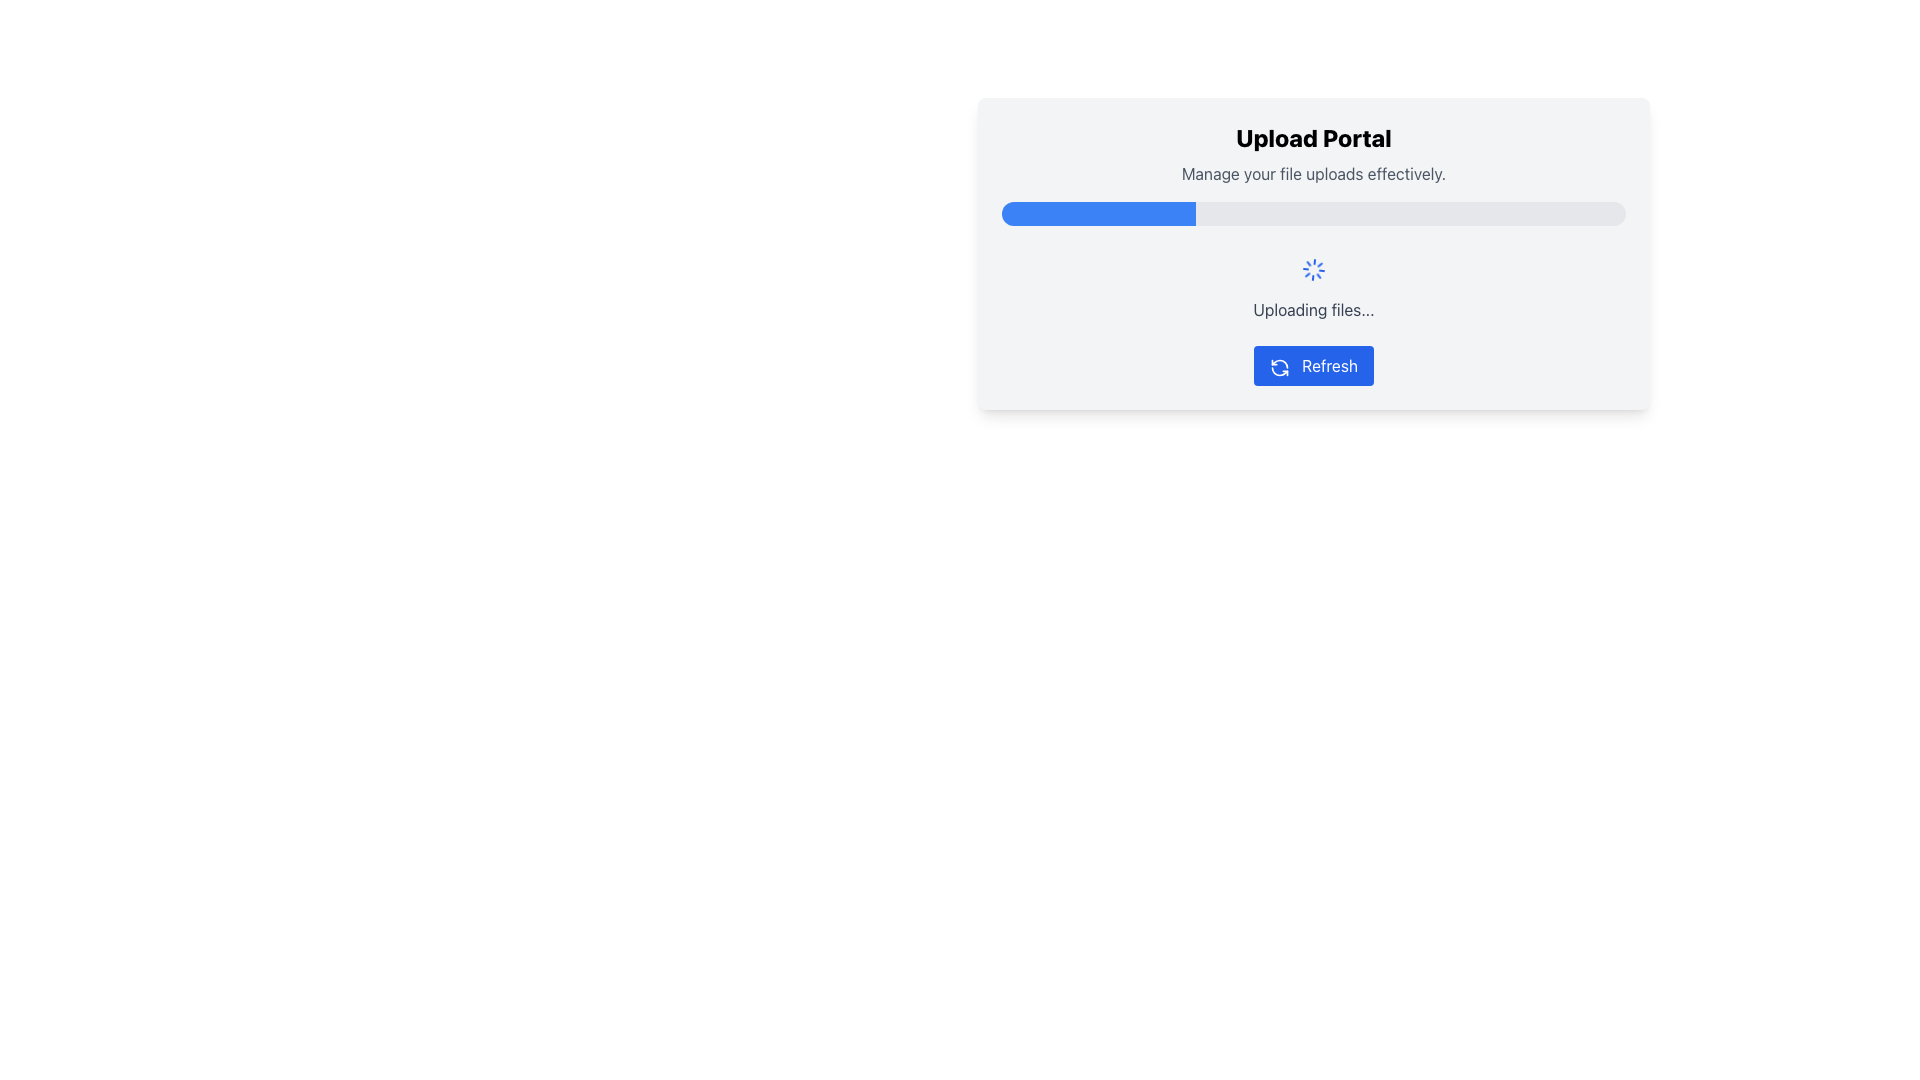 This screenshot has height=1080, width=1920. I want to click on the static text label indicating that files are currently being uploaded, located directly below the spinning loader icon and horizontally centered in the modal interface, so click(1314, 309).